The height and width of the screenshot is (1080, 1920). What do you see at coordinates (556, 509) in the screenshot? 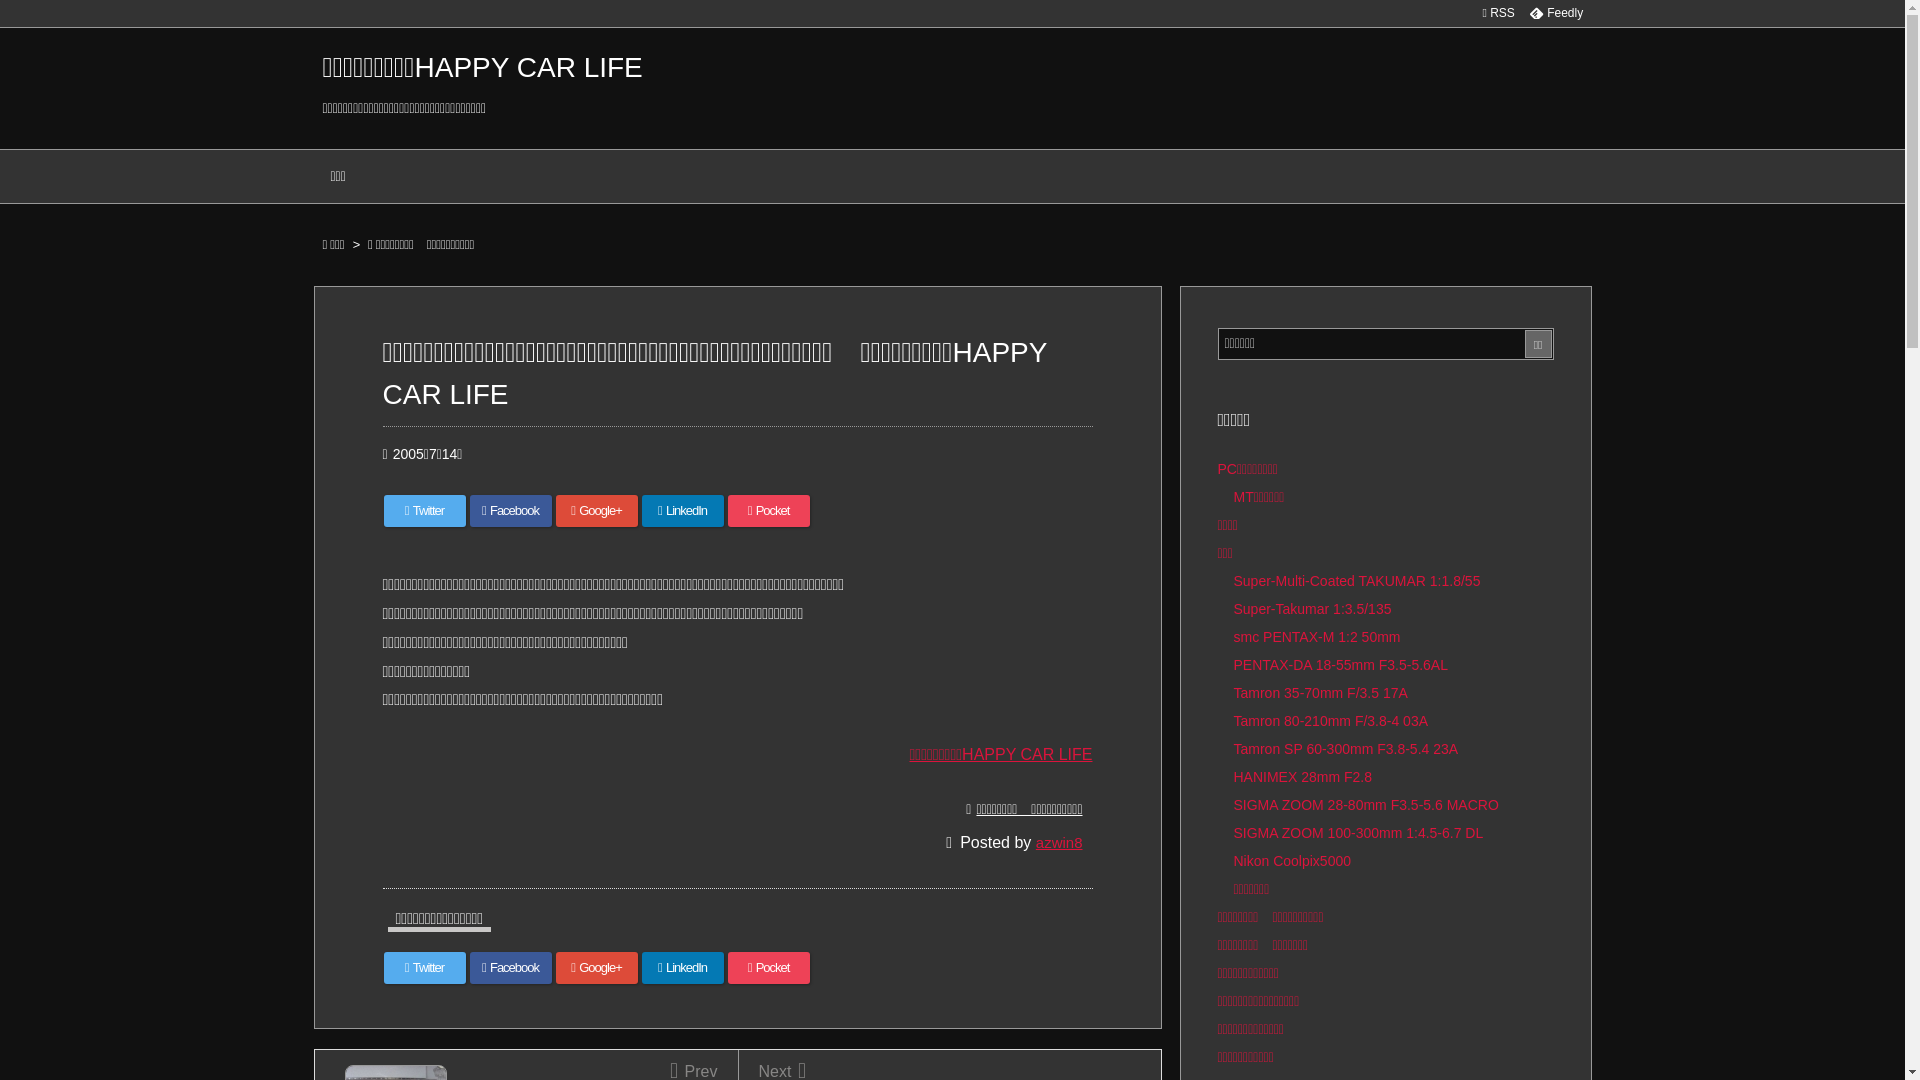
I see `' Google+'` at bounding box center [556, 509].